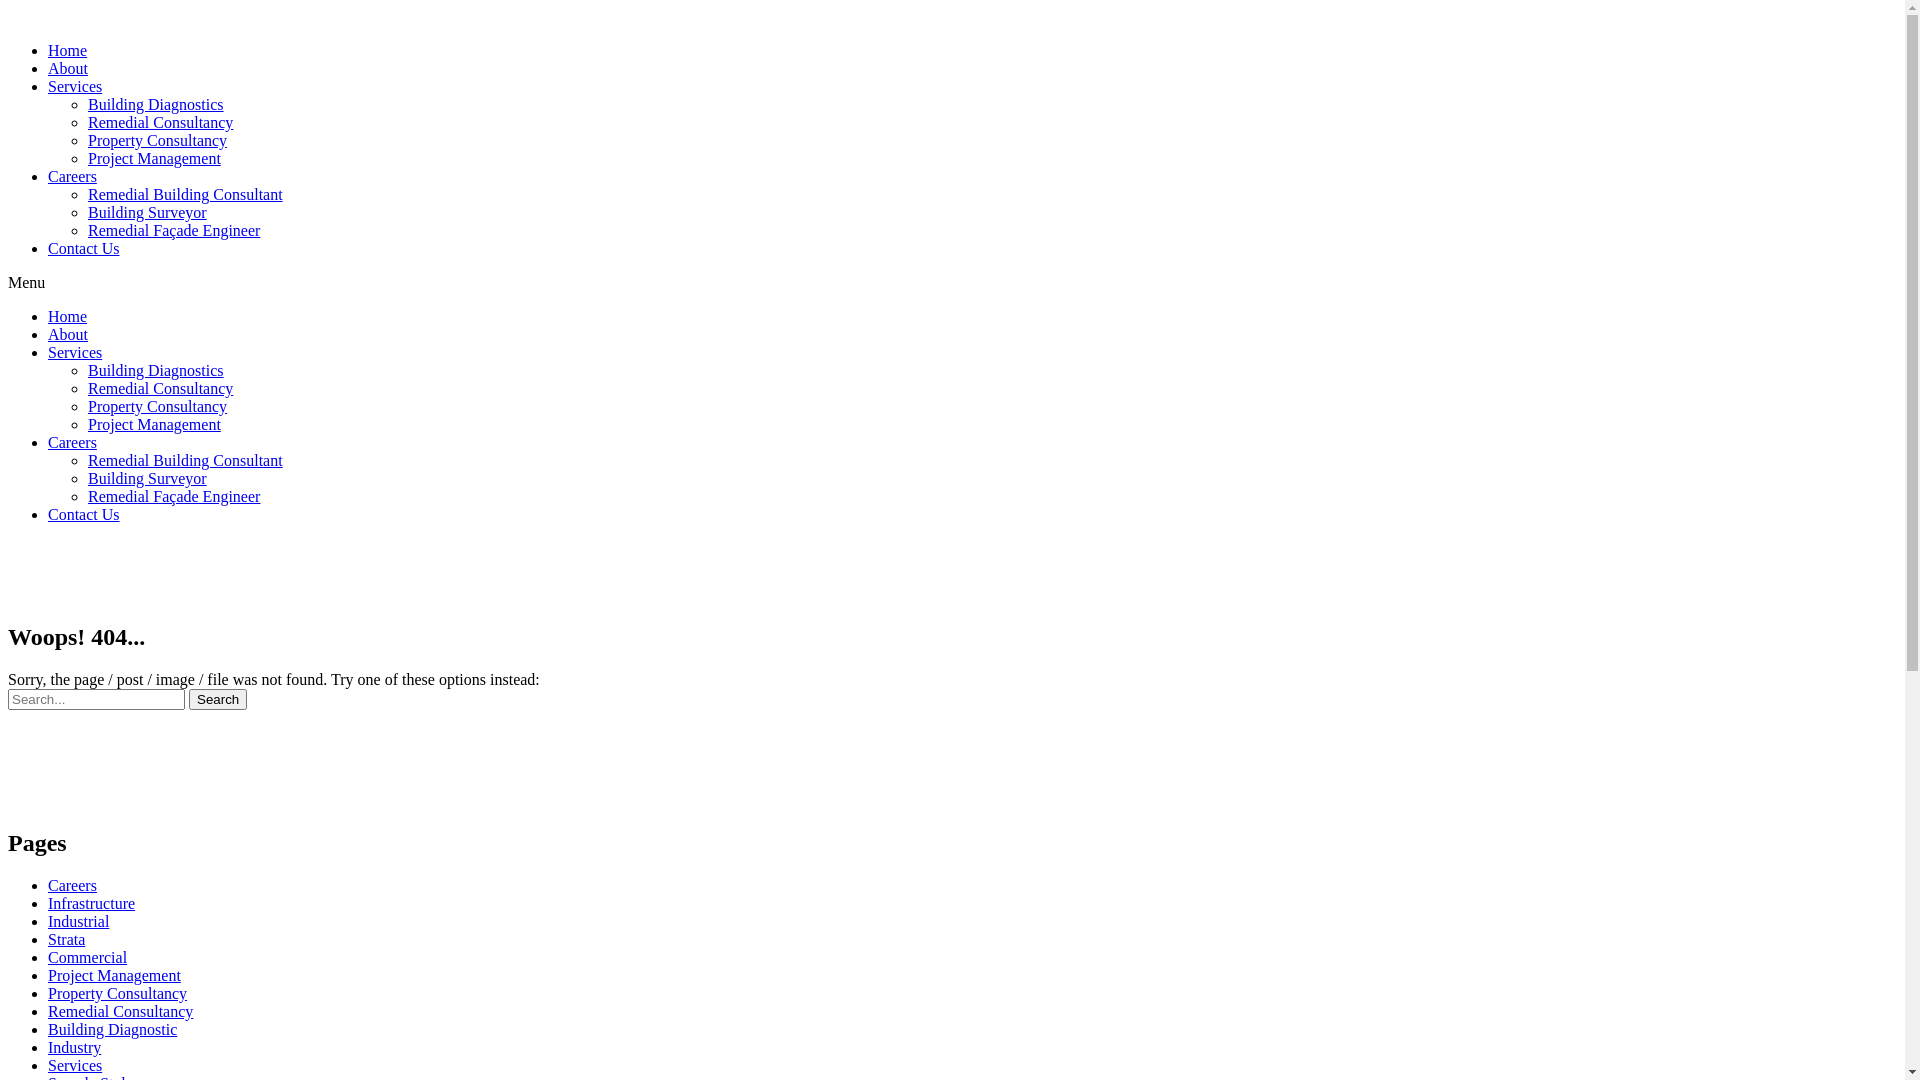 The image size is (1920, 1080). Describe the element at coordinates (67, 49) in the screenshot. I see `'Home'` at that location.